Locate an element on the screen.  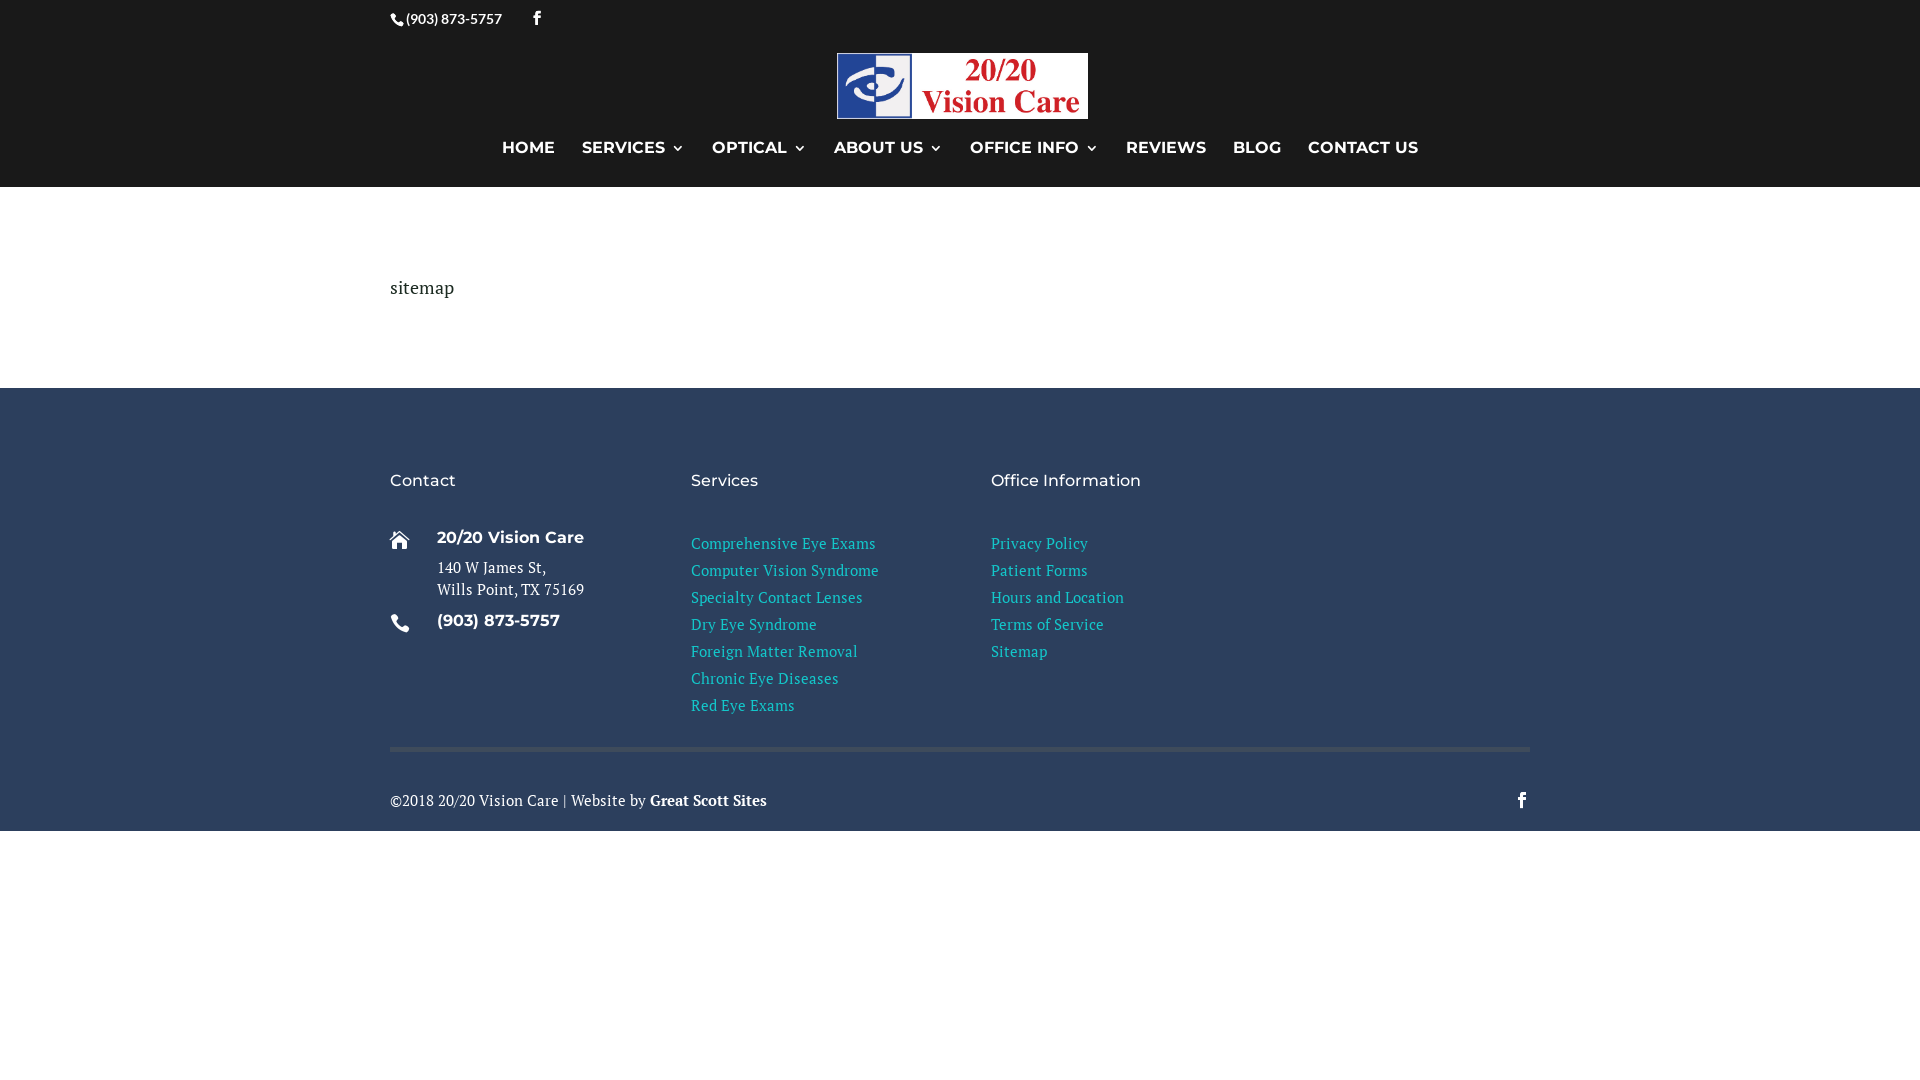
'ABOUT US' is located at coordinates (887, 163).